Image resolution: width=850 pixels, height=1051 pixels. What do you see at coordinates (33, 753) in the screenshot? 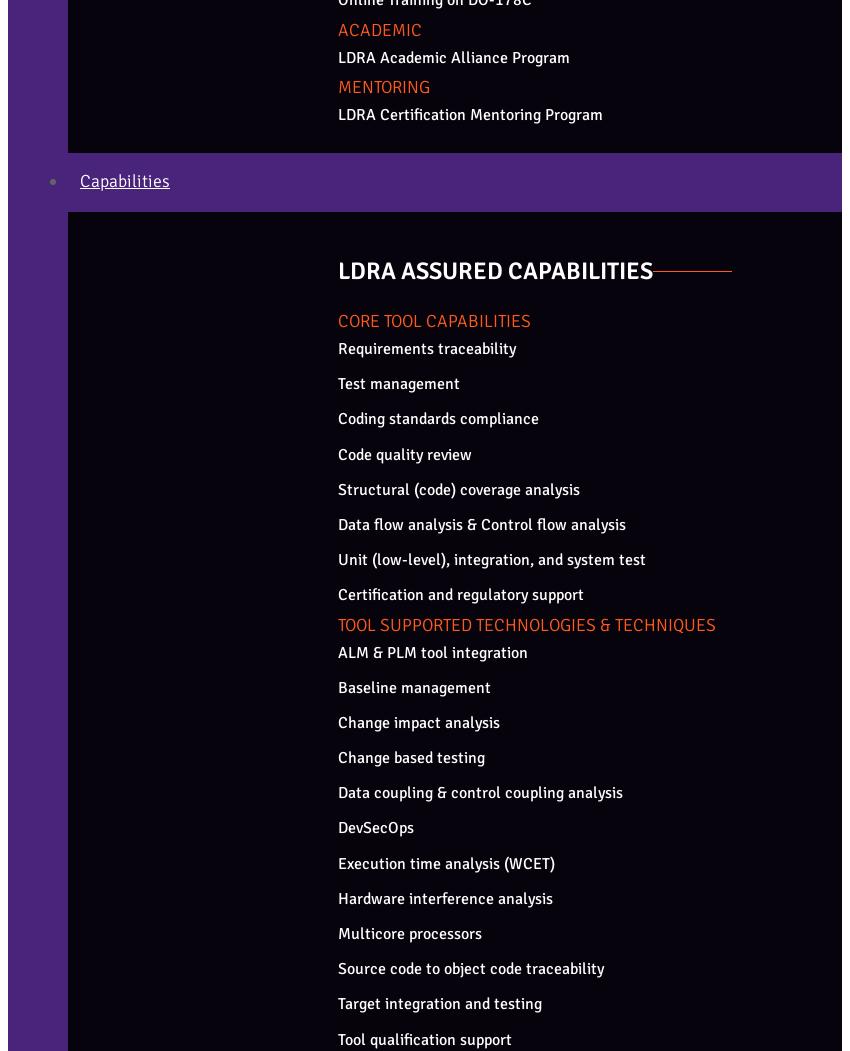
I see `'INDIA:'` at bounding box center [33, 753].